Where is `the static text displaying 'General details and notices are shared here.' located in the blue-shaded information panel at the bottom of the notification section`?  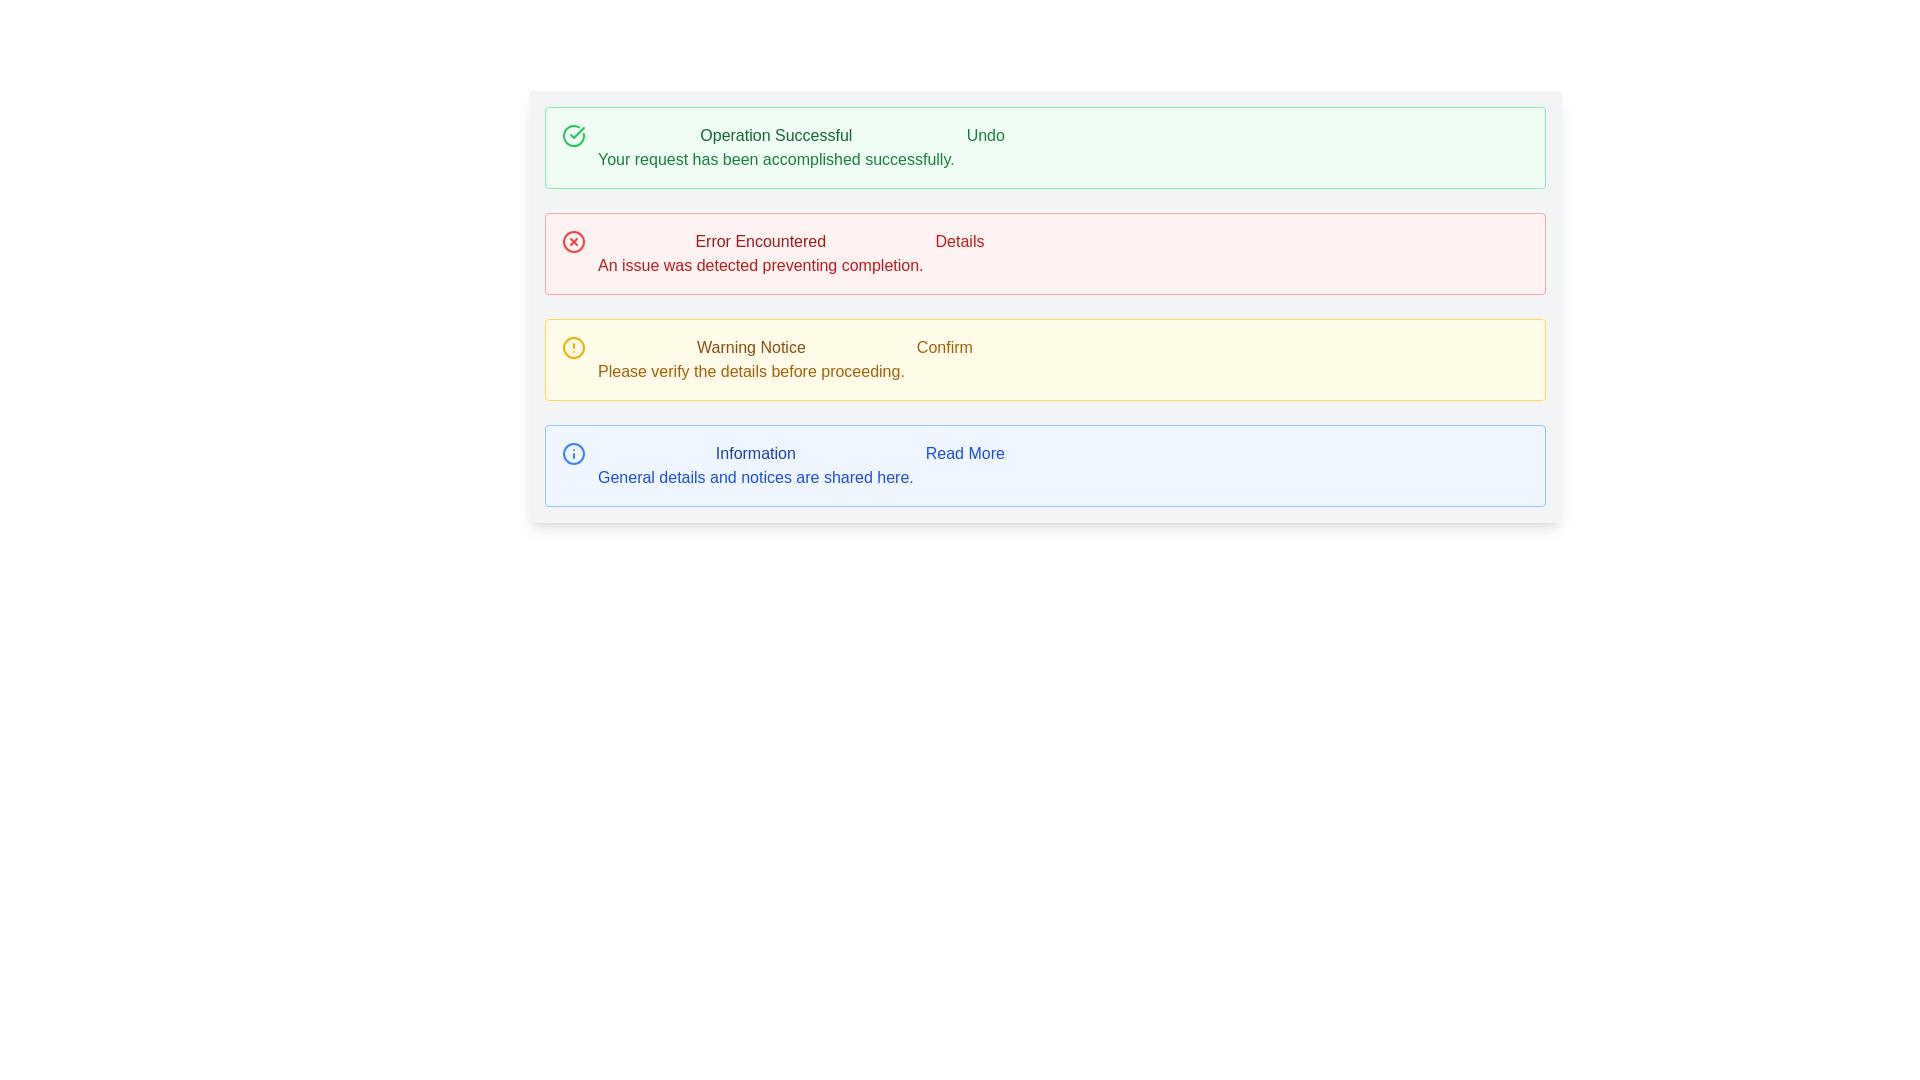
the static text displaying 'General details and notices are shared here.' located in the blue-shaded information panel at the bottom of the notification section is located at coordinates (754, 478).